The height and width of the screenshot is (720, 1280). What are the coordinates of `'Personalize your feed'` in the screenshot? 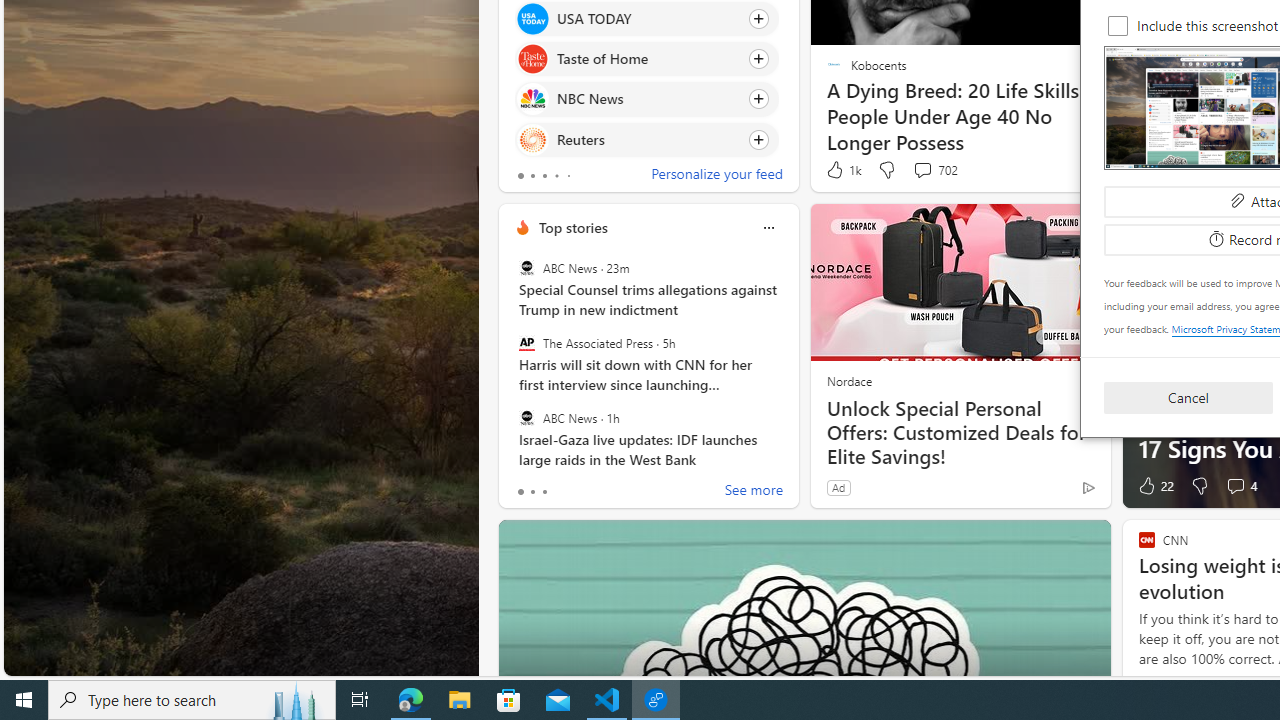 It's located at (716, 175).